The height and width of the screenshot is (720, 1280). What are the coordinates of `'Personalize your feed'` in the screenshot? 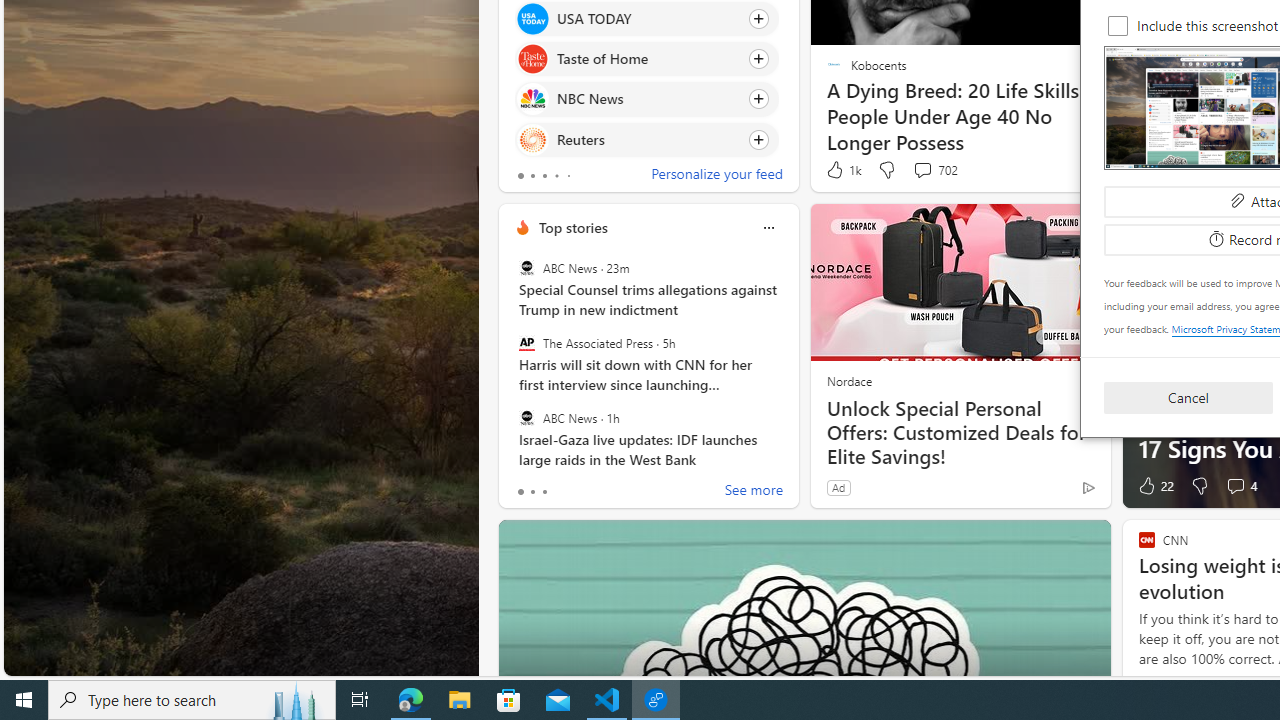 It's located at (716, 175).